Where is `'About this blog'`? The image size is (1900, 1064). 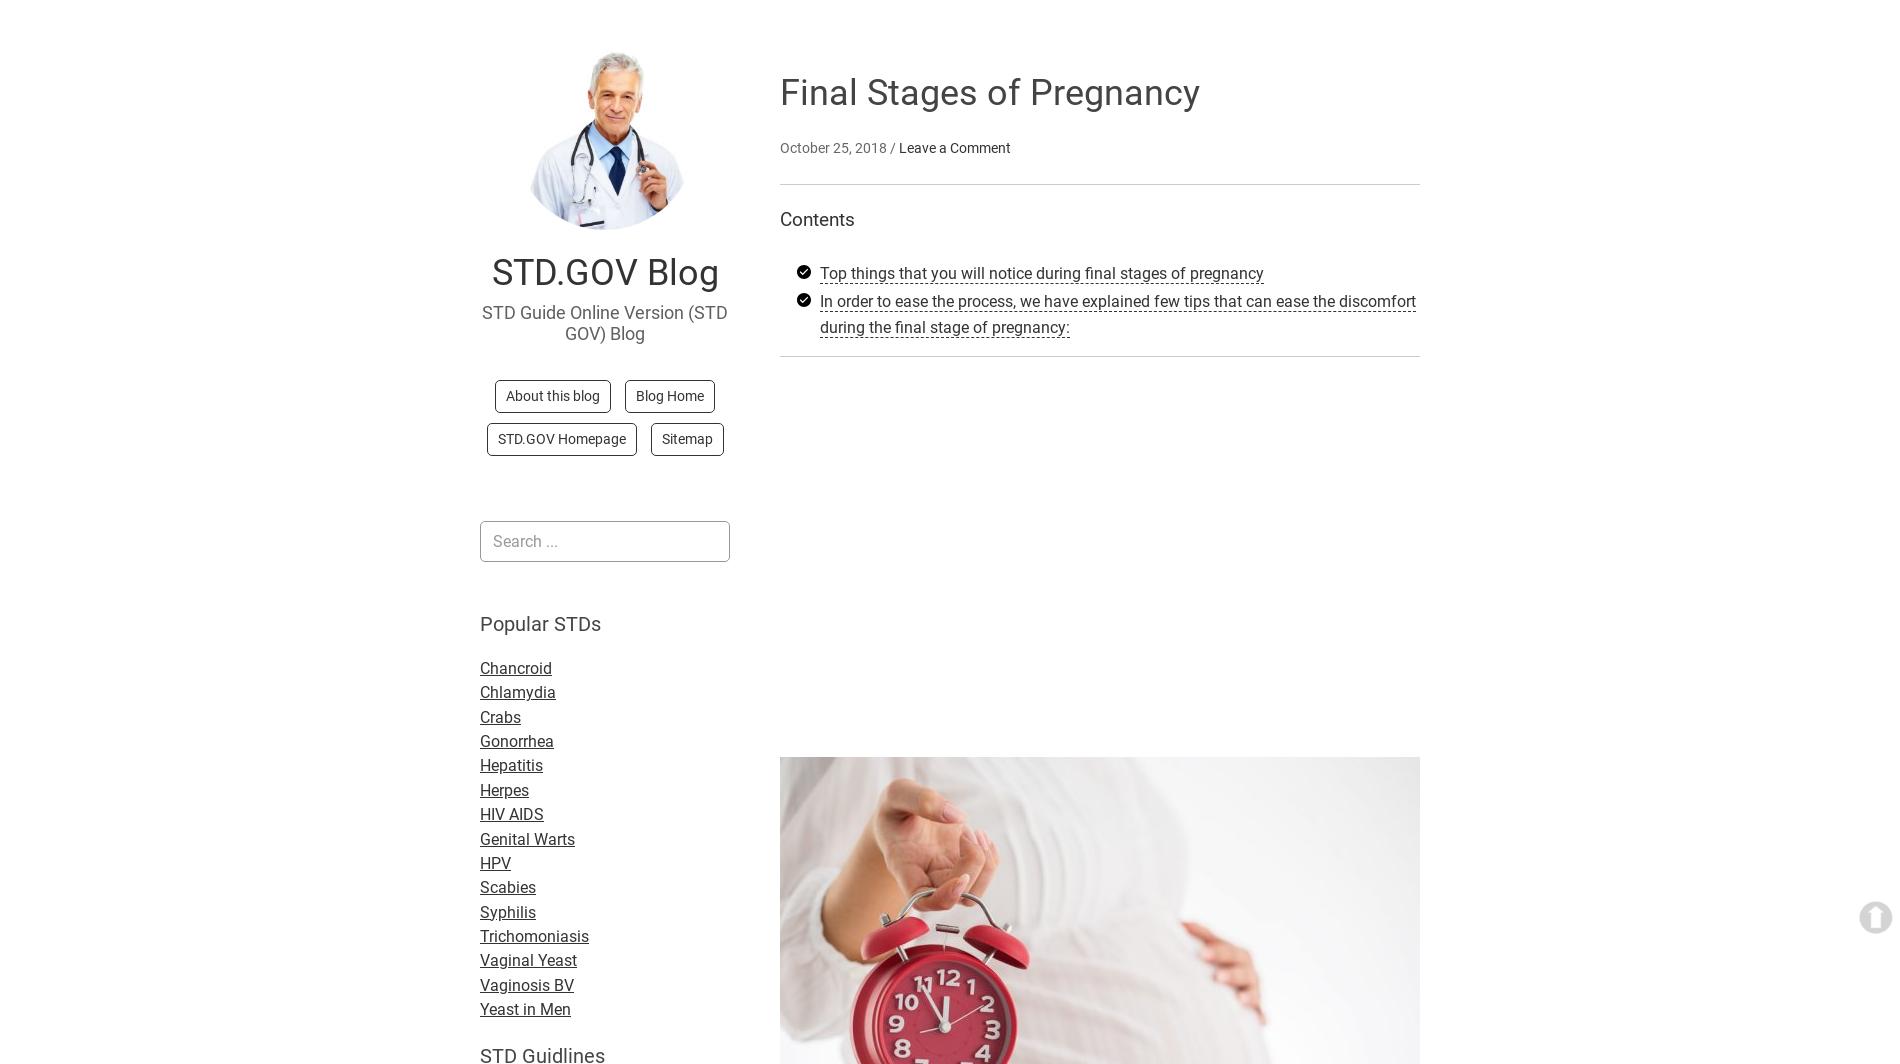
'About this blog' is located at coordinates (553, 394).